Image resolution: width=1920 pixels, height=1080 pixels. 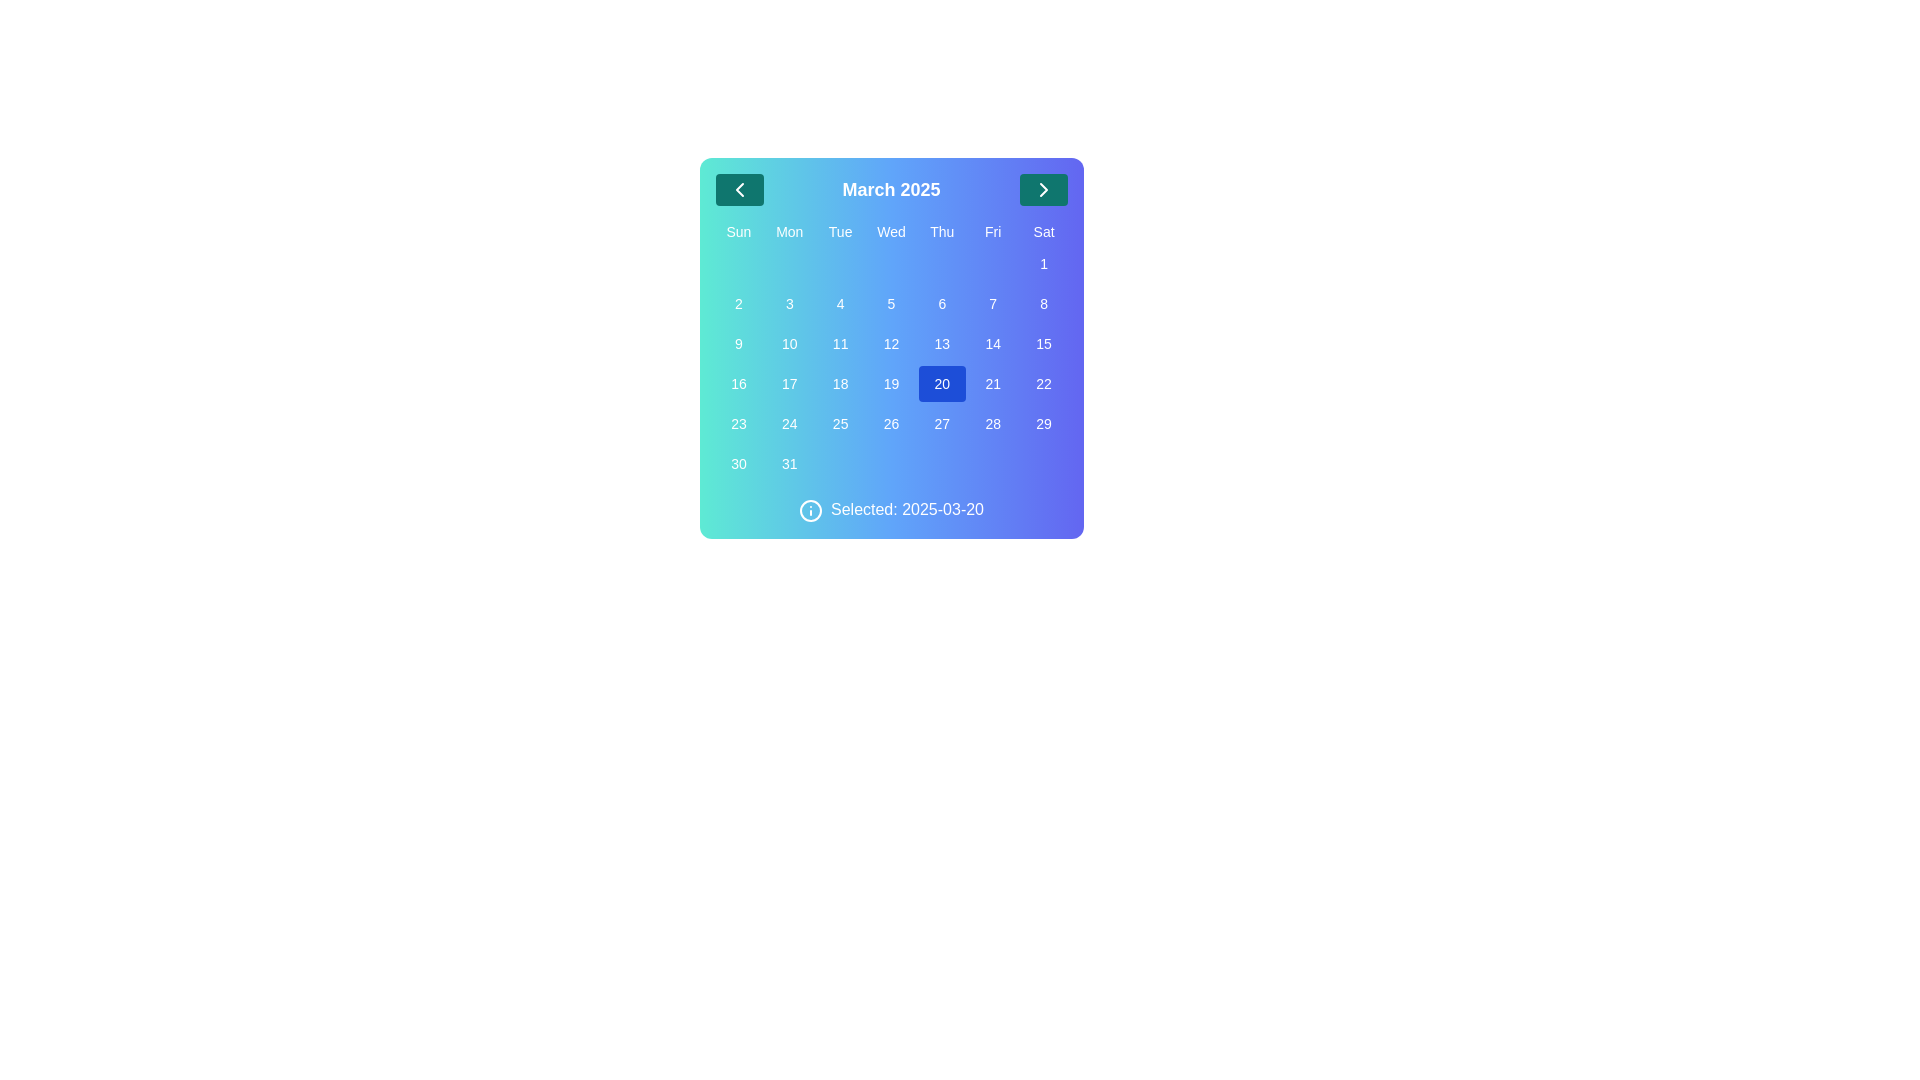 I want to click on the rectangular button labeled '16' located in the fourth row and first column of the calendar grid under the week header 'Sun', so click(x=738, y=384).